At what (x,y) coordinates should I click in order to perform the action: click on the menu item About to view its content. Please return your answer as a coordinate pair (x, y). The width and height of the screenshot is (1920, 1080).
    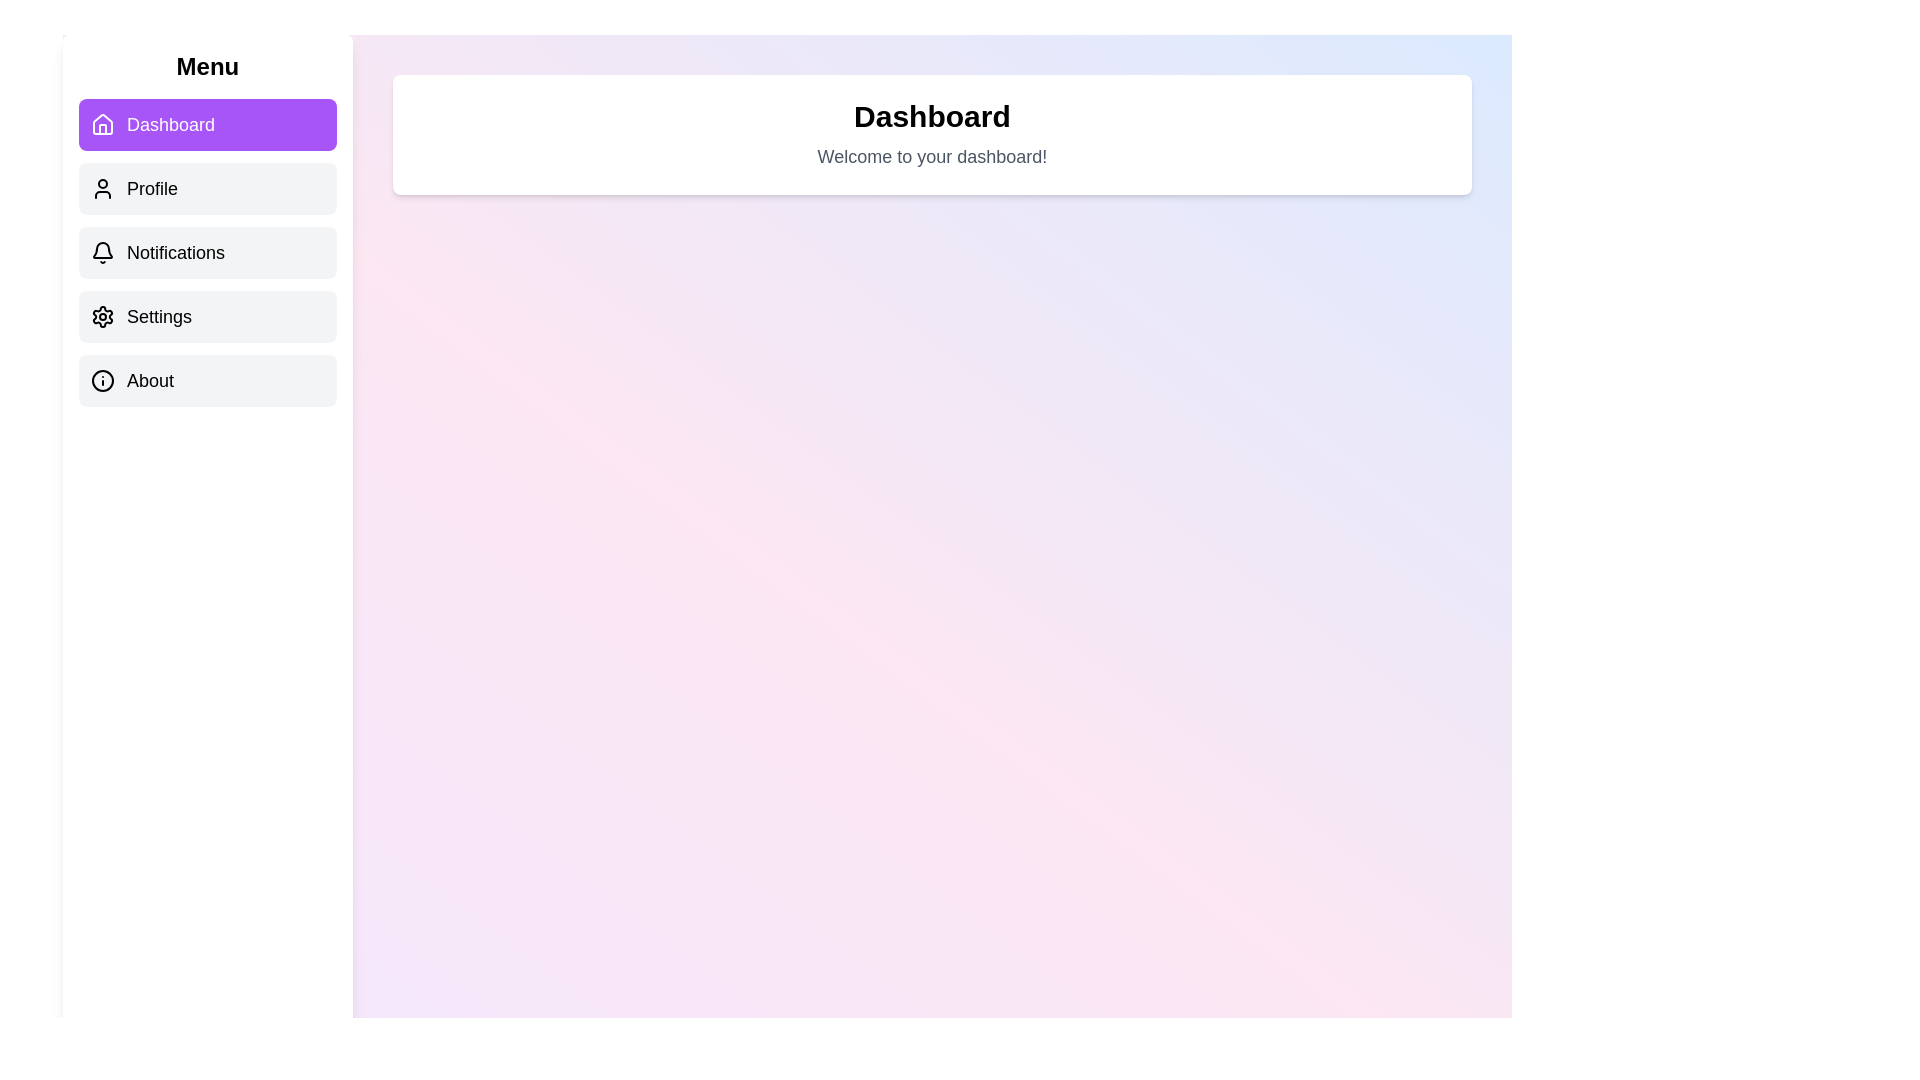
    Looking at the image, I should click on (207, 381).